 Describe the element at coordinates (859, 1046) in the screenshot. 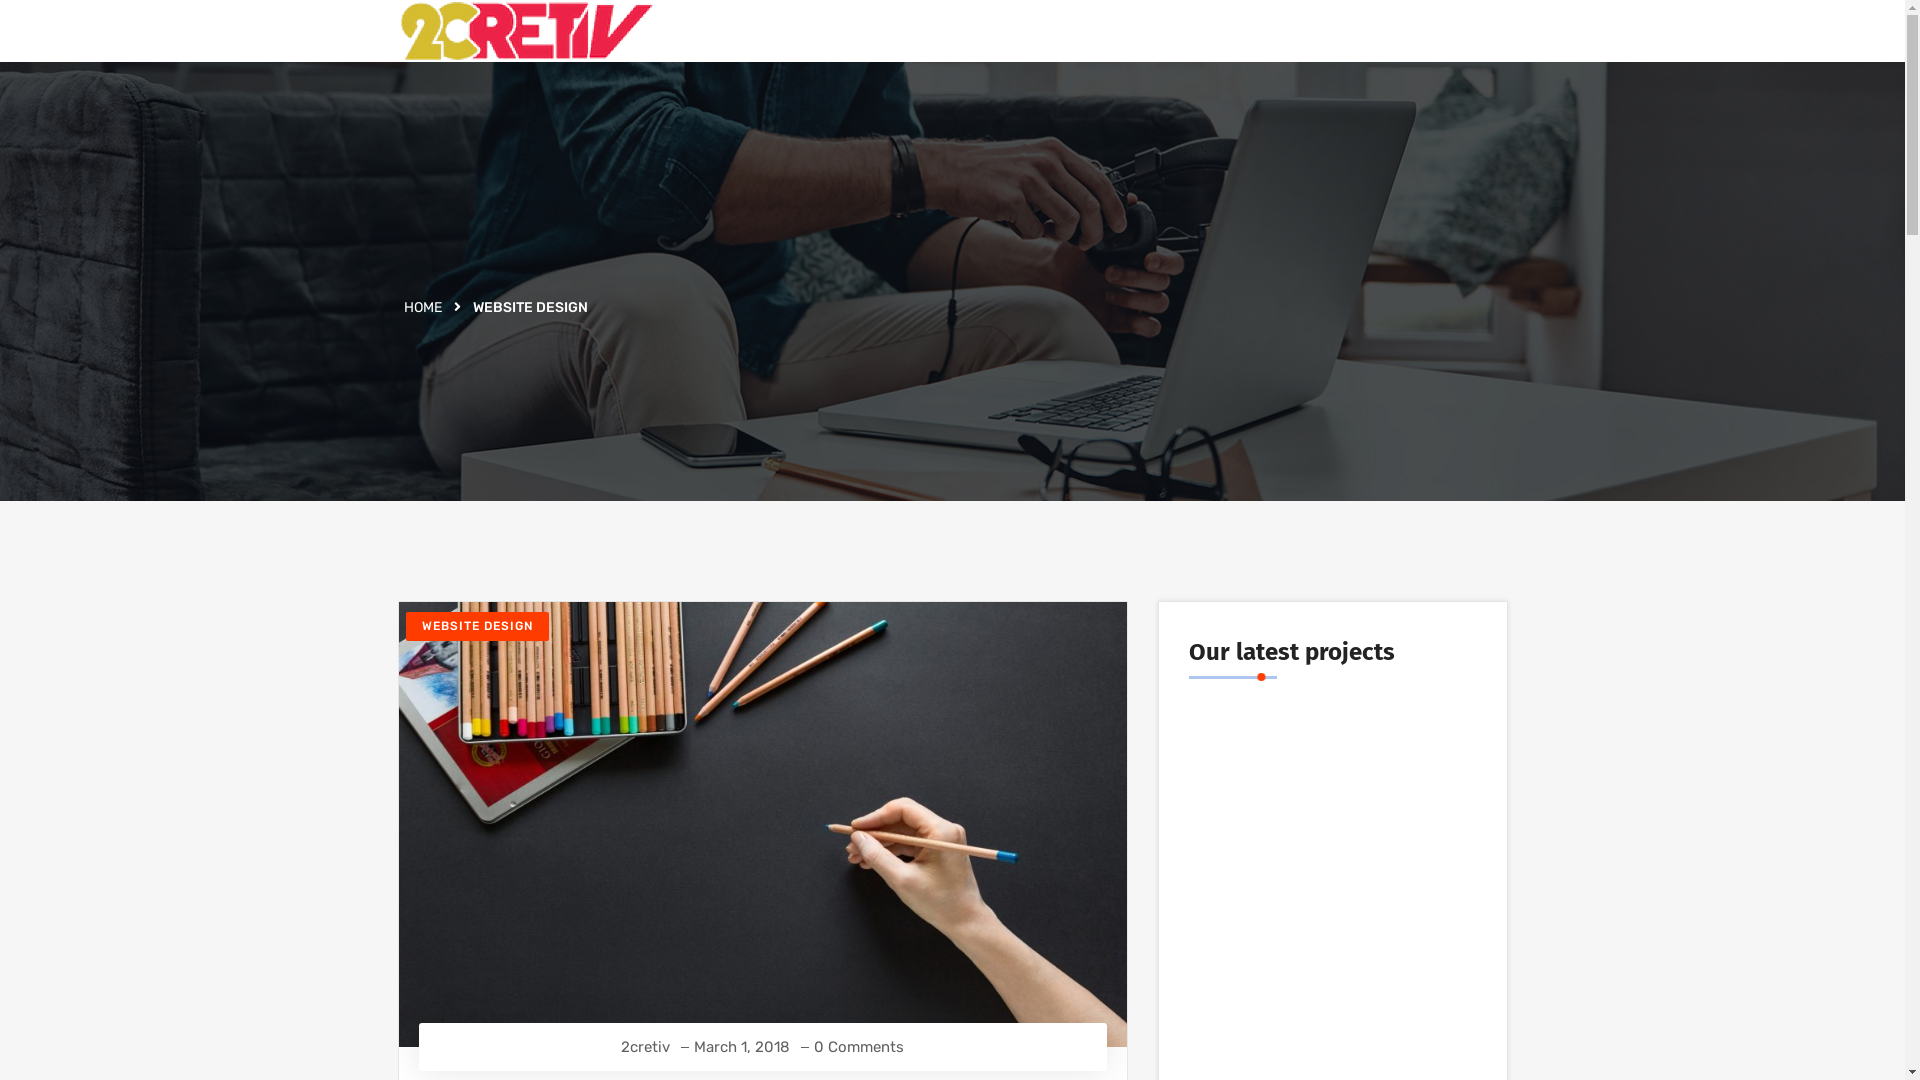

I see `'0 Comments'` at that location.